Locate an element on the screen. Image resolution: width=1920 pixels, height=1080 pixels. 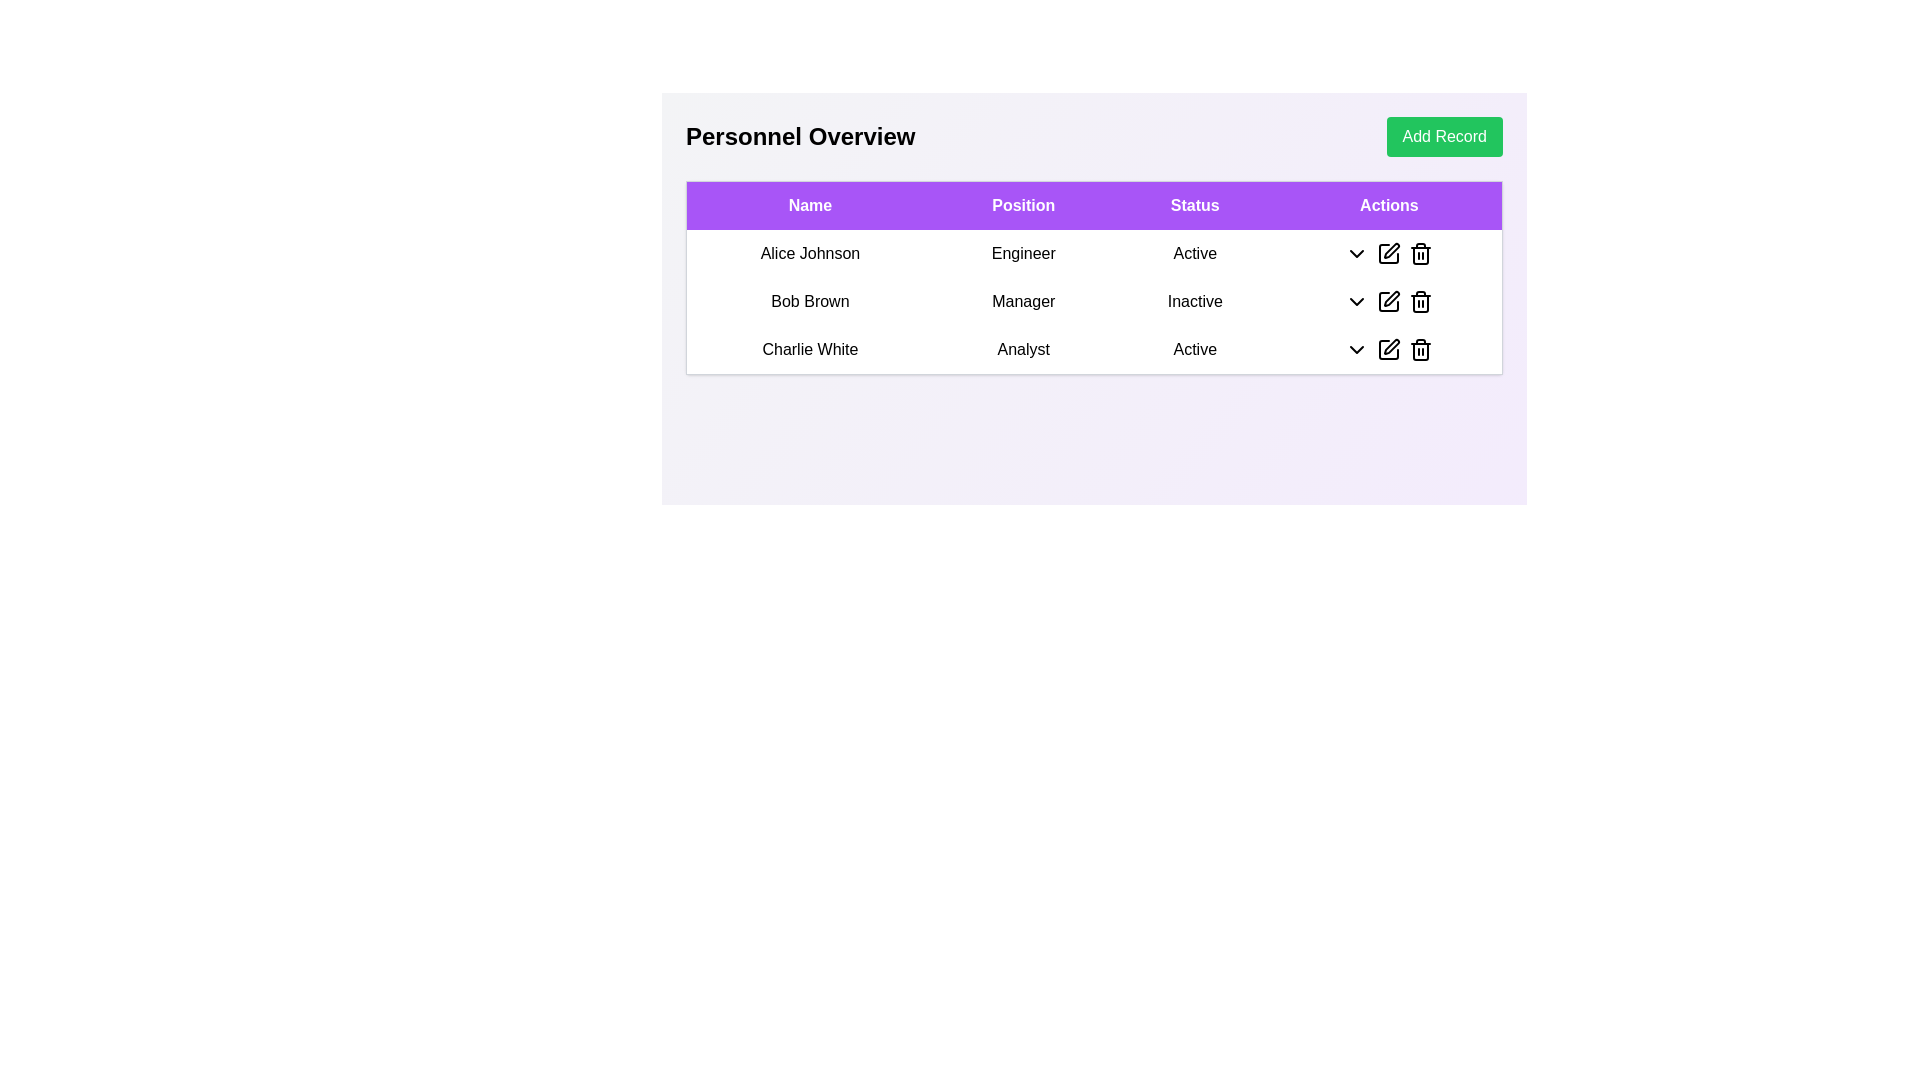
label text of the header cell located at the far left of the table header row, which serves as a context for the data listed in the column below is located at coordinates (810, 205).